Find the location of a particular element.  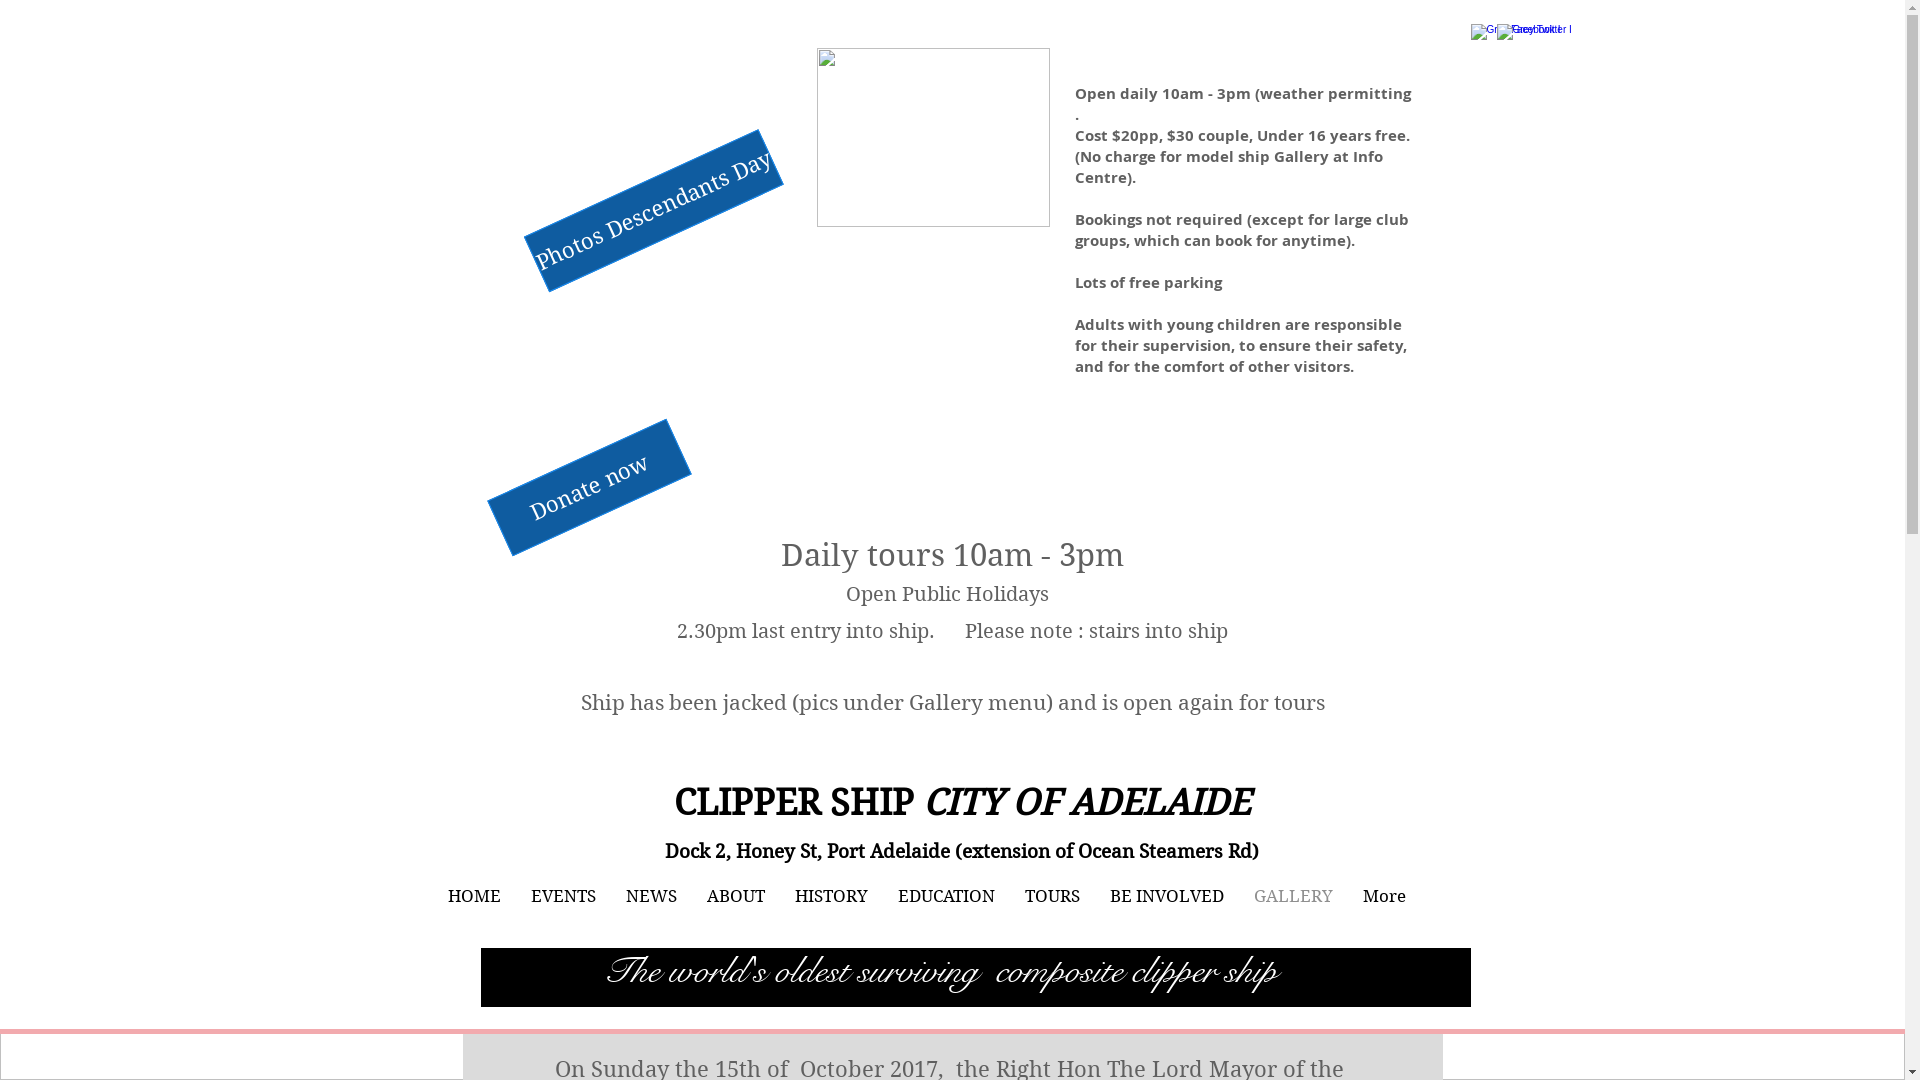

'EDUCATION' is located at coordinates (944, 895).